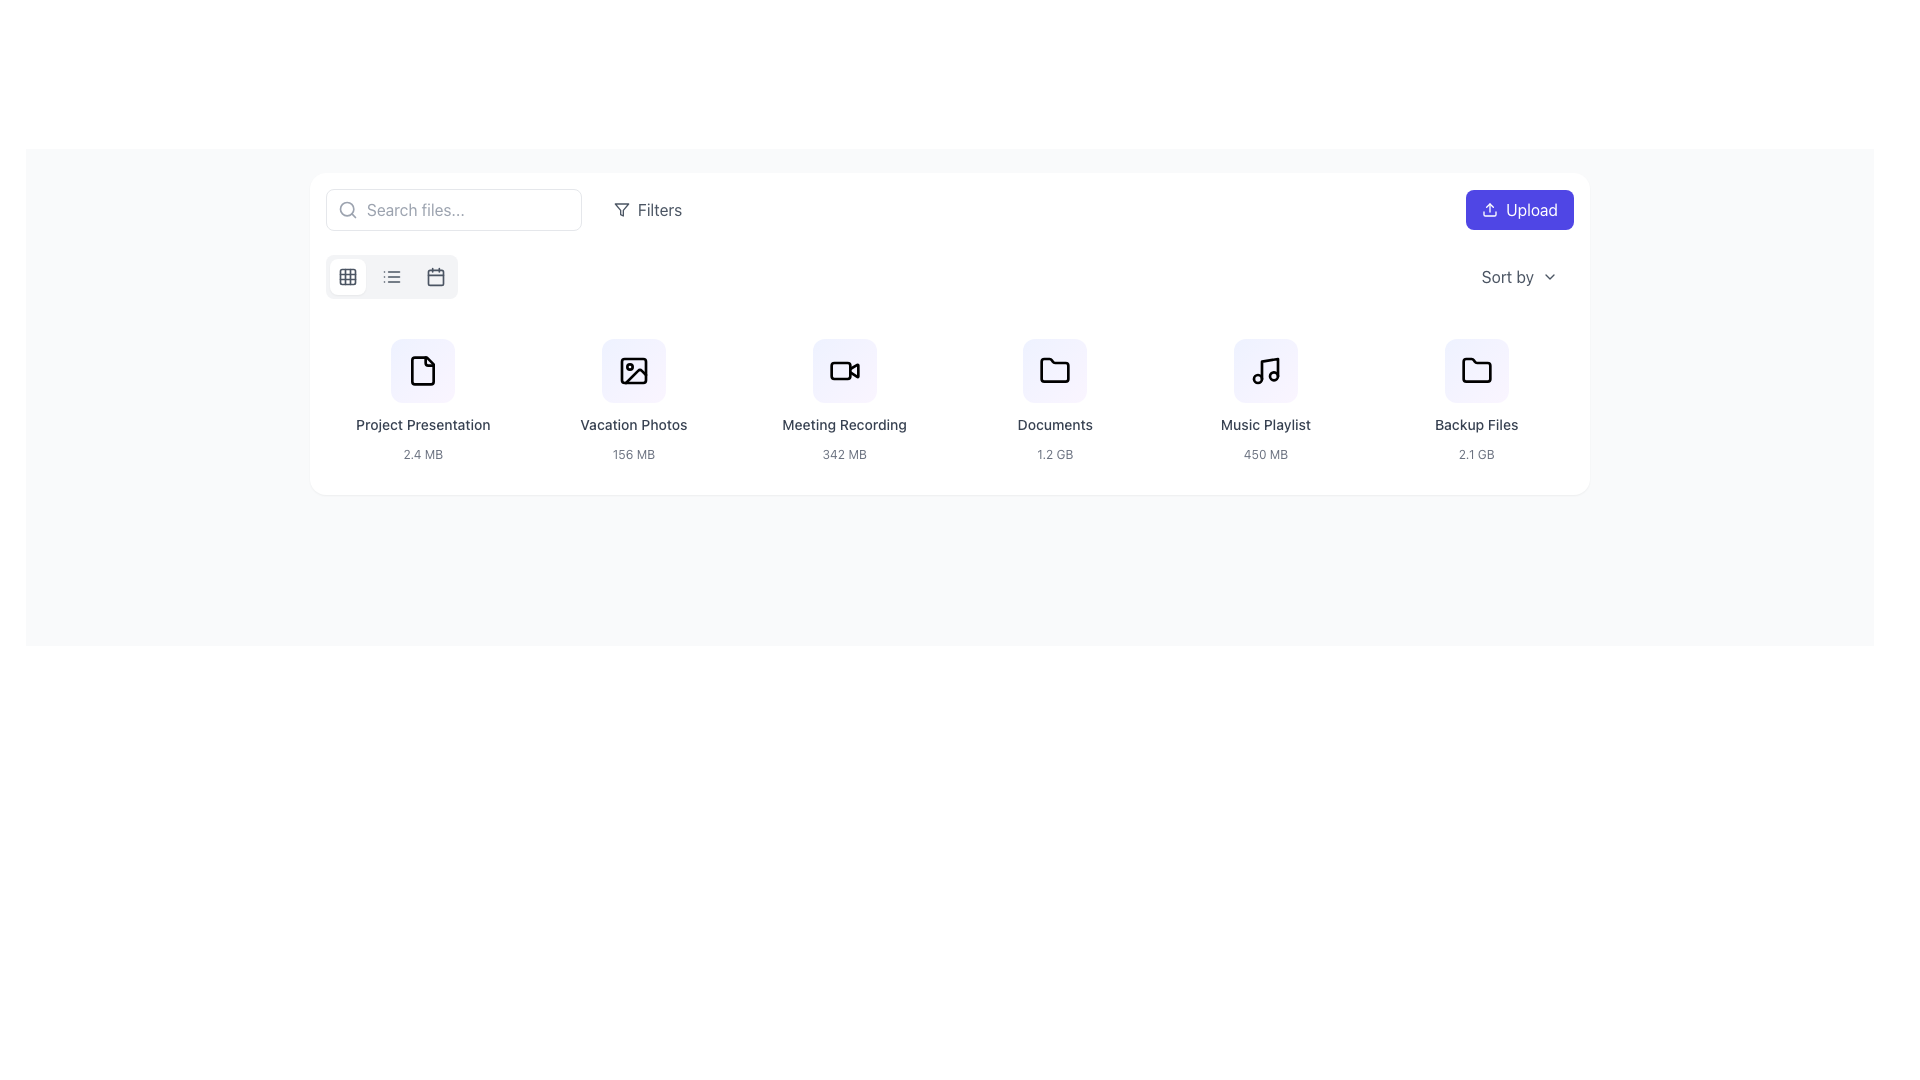 Image resolution: width=1920 pixels, height=1080 pixels. What do you see at coordinates (919, 343) in the screenshot?
I see `the Ellipsis menu button, which consists of three vertically aligned gray circles located in the top-right corner of the 'Meeting Recording' card` at bounding box center [919, 343].